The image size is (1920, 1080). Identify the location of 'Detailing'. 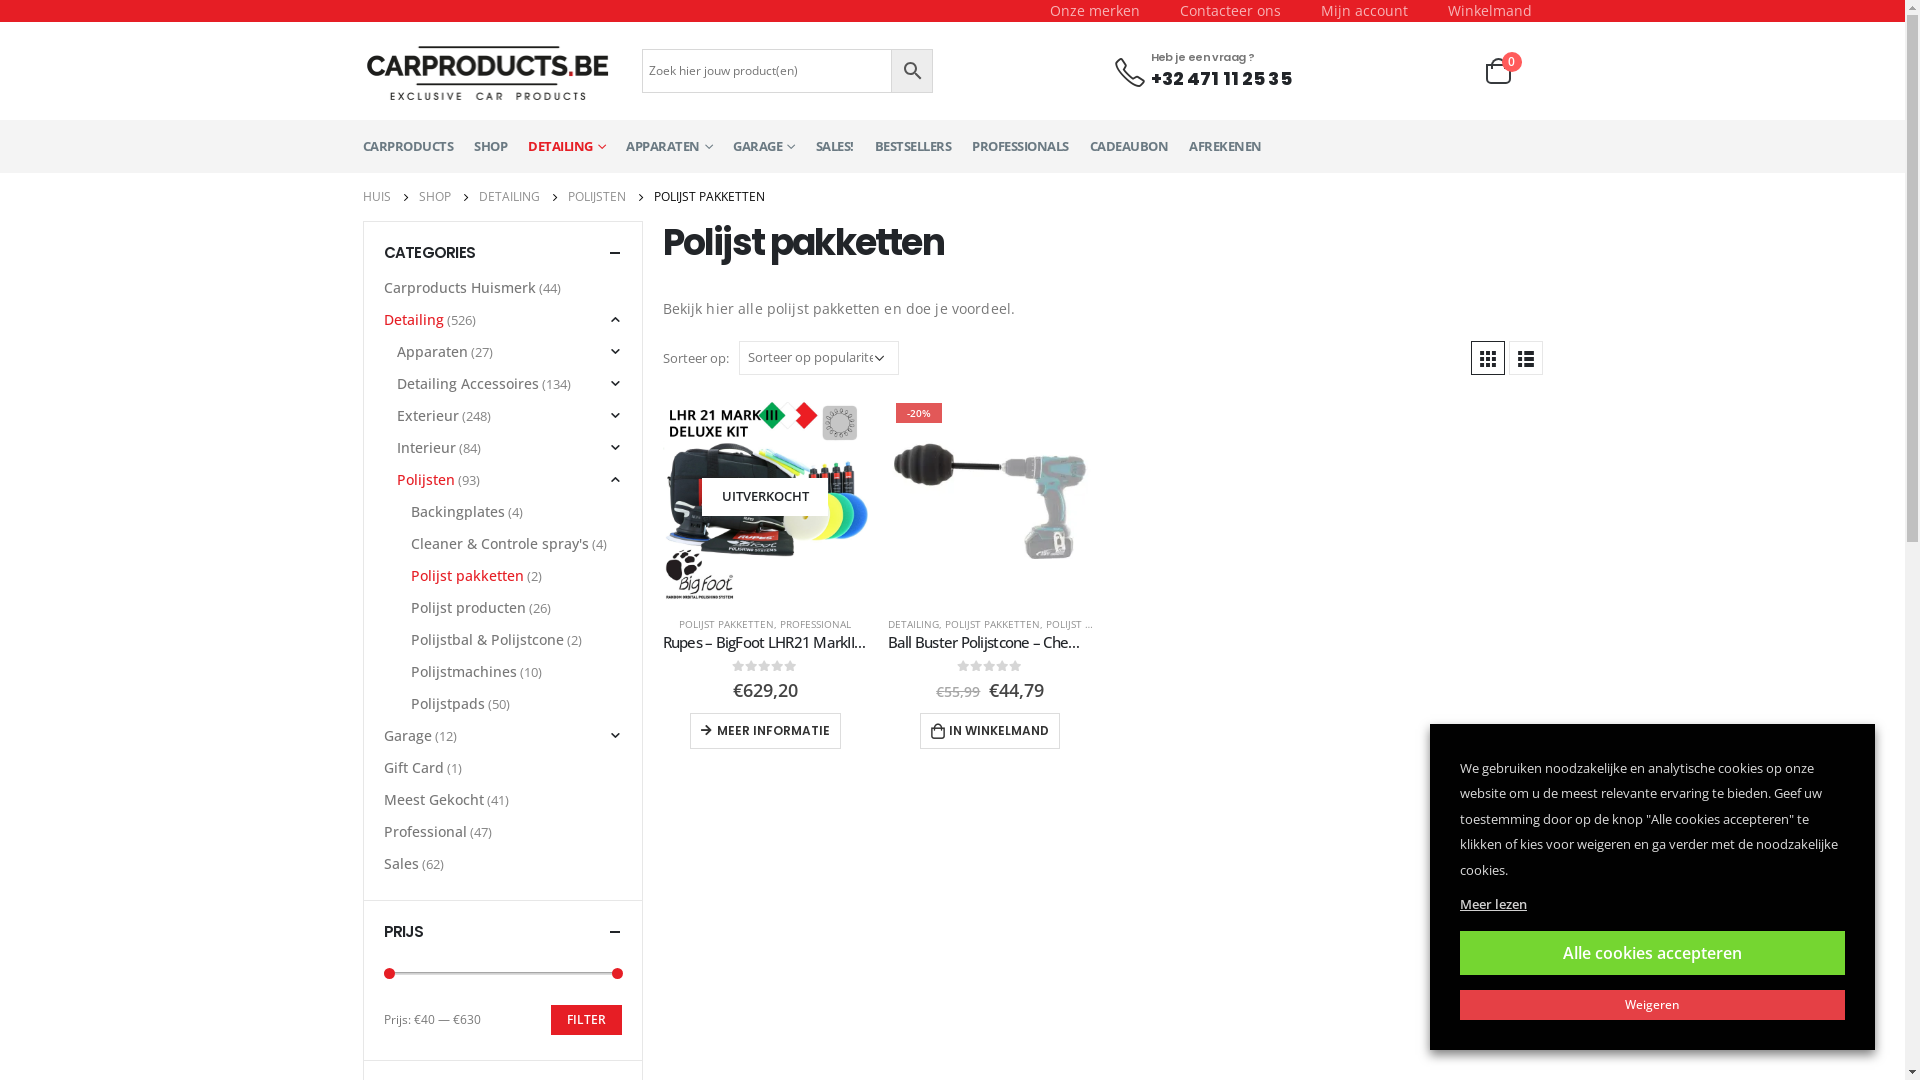
(412, 319).